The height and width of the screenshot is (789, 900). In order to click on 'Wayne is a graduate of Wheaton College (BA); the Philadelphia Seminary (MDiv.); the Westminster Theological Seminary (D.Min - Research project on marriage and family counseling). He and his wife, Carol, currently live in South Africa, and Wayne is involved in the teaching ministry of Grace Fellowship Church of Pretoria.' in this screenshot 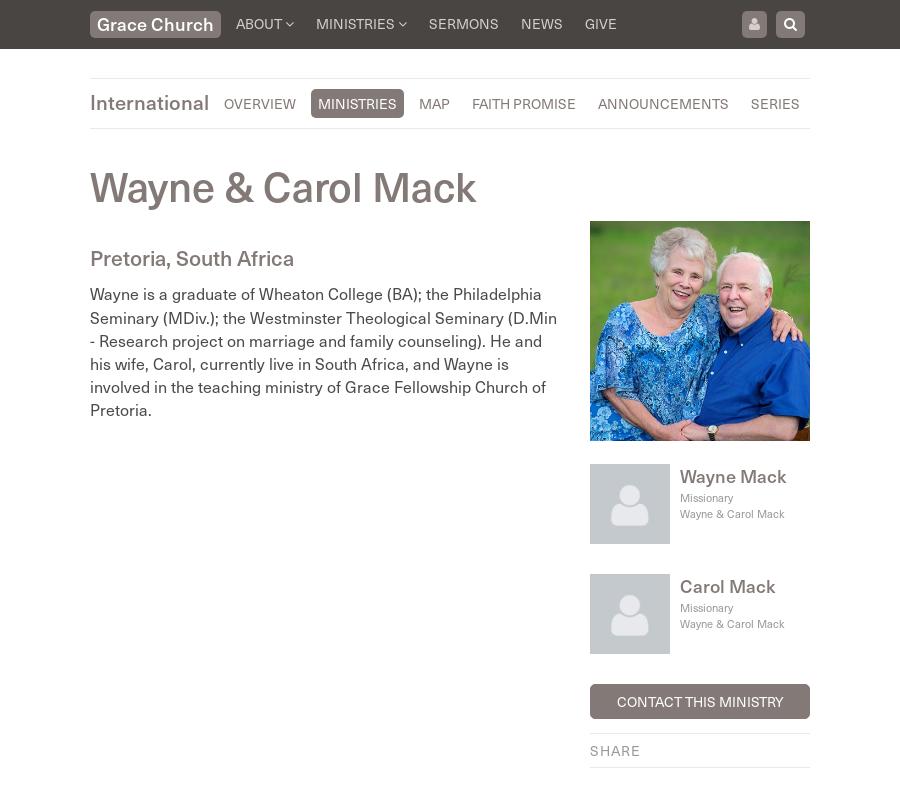, I will do `click(89, 350)`.